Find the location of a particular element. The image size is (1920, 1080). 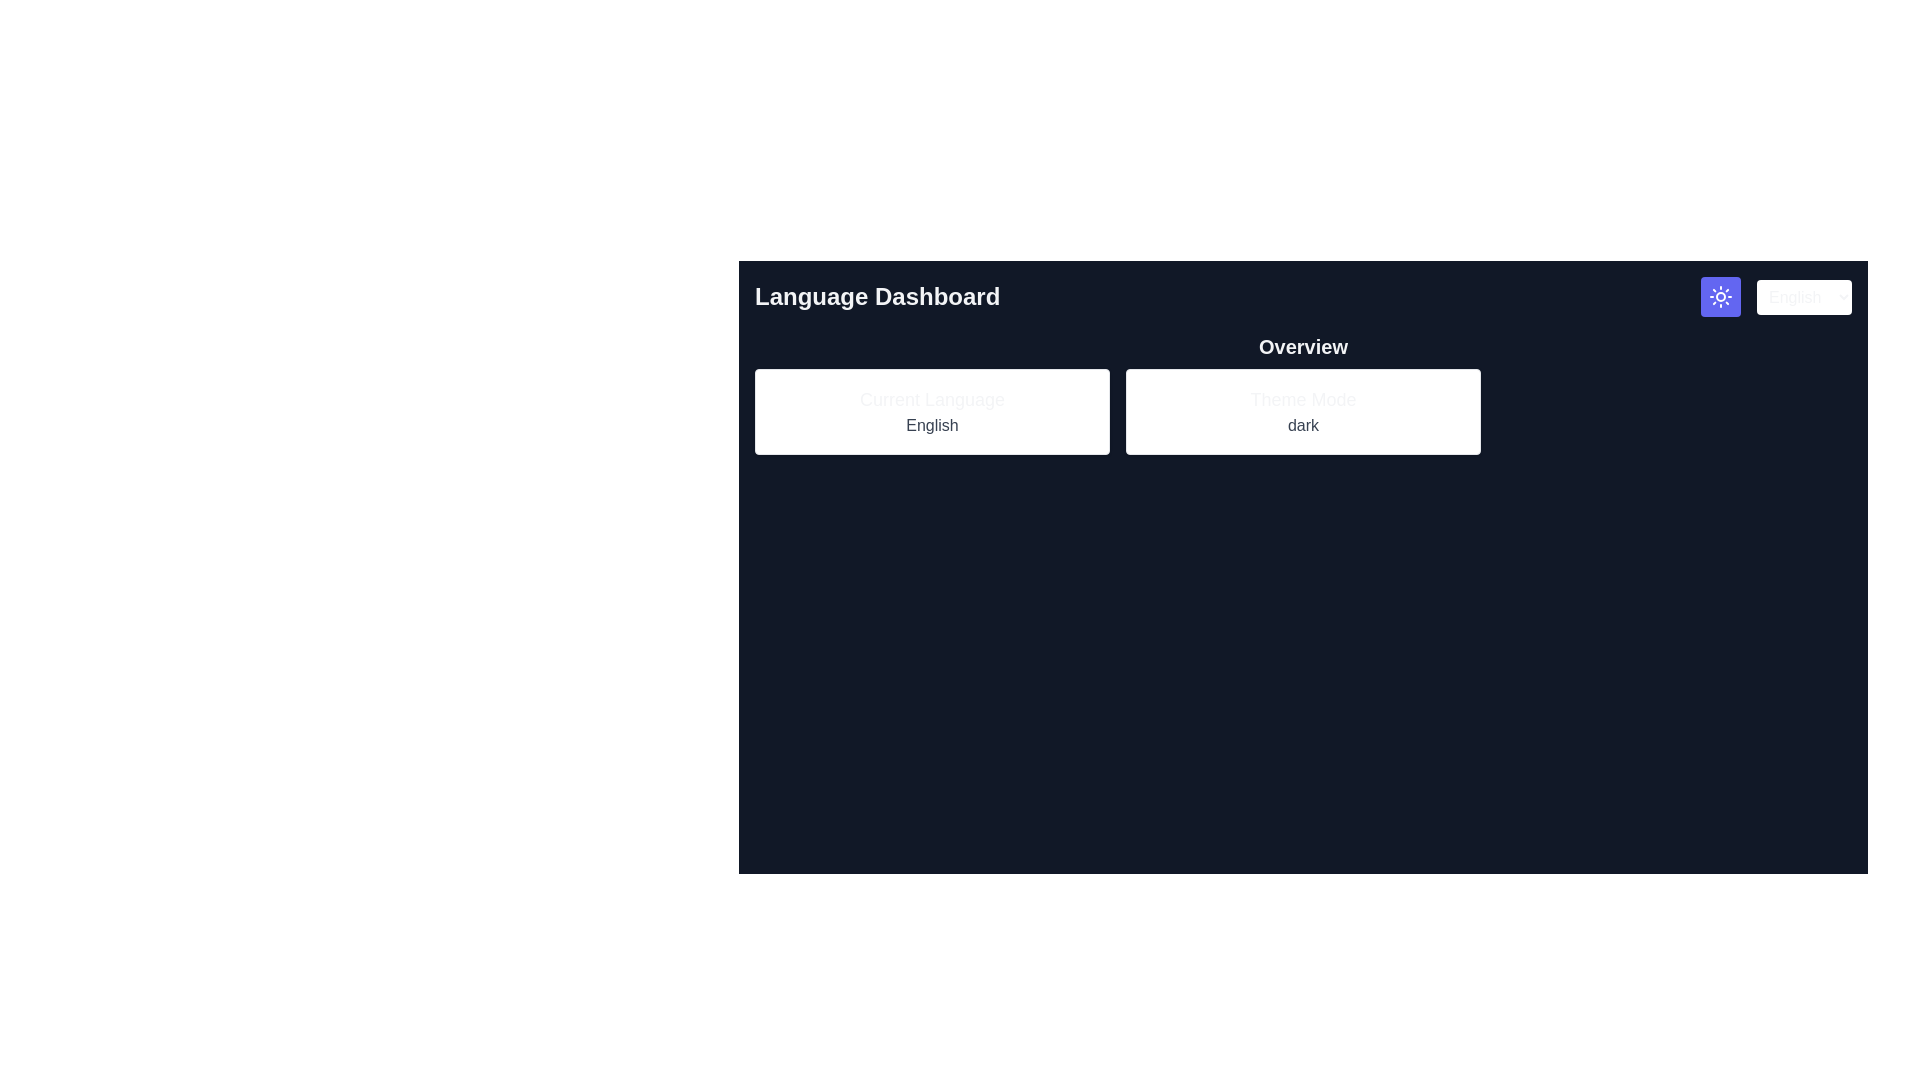

the square button with rounded corners and a purple background featuring a white sun icon in the center is located at coordinates (1720, 297).